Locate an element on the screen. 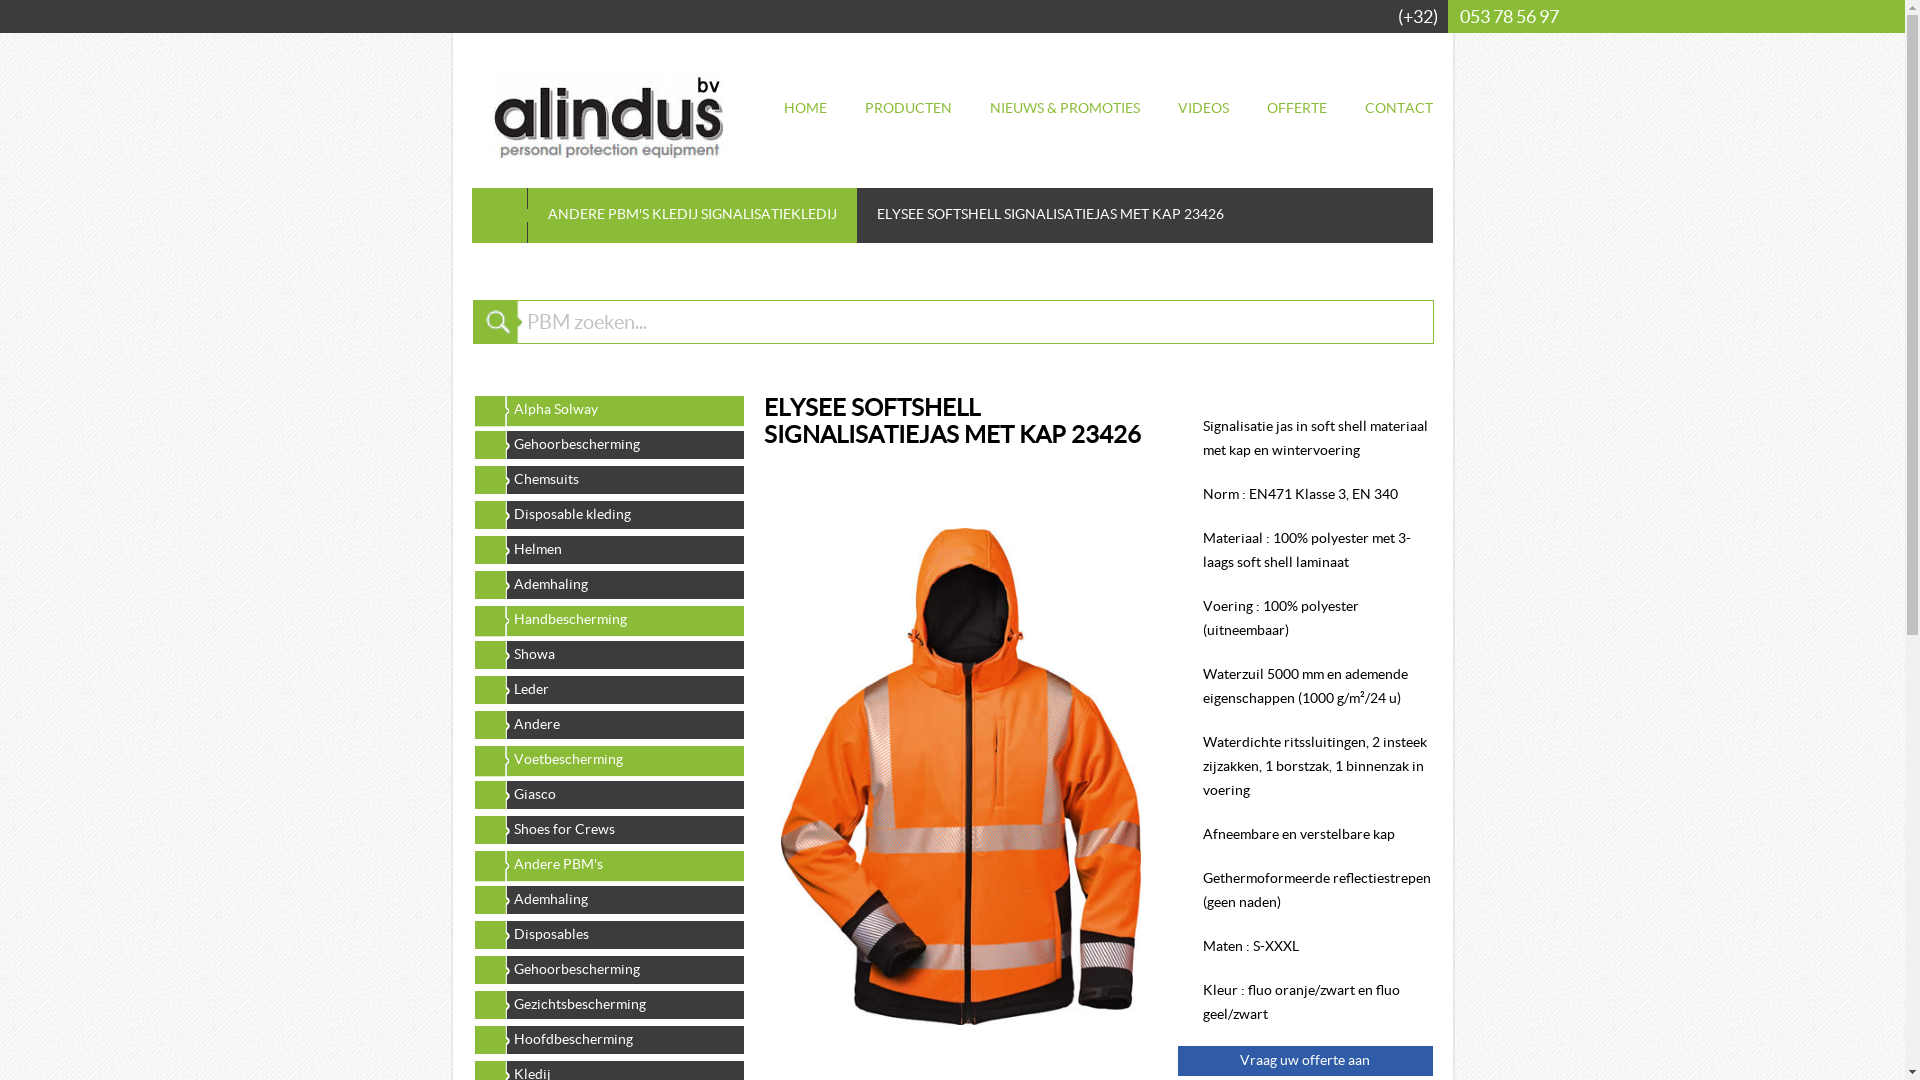 The width and height of the screenshot is (1920, 1080). 'Voetbescherming' is located at coordinates (470, 759).